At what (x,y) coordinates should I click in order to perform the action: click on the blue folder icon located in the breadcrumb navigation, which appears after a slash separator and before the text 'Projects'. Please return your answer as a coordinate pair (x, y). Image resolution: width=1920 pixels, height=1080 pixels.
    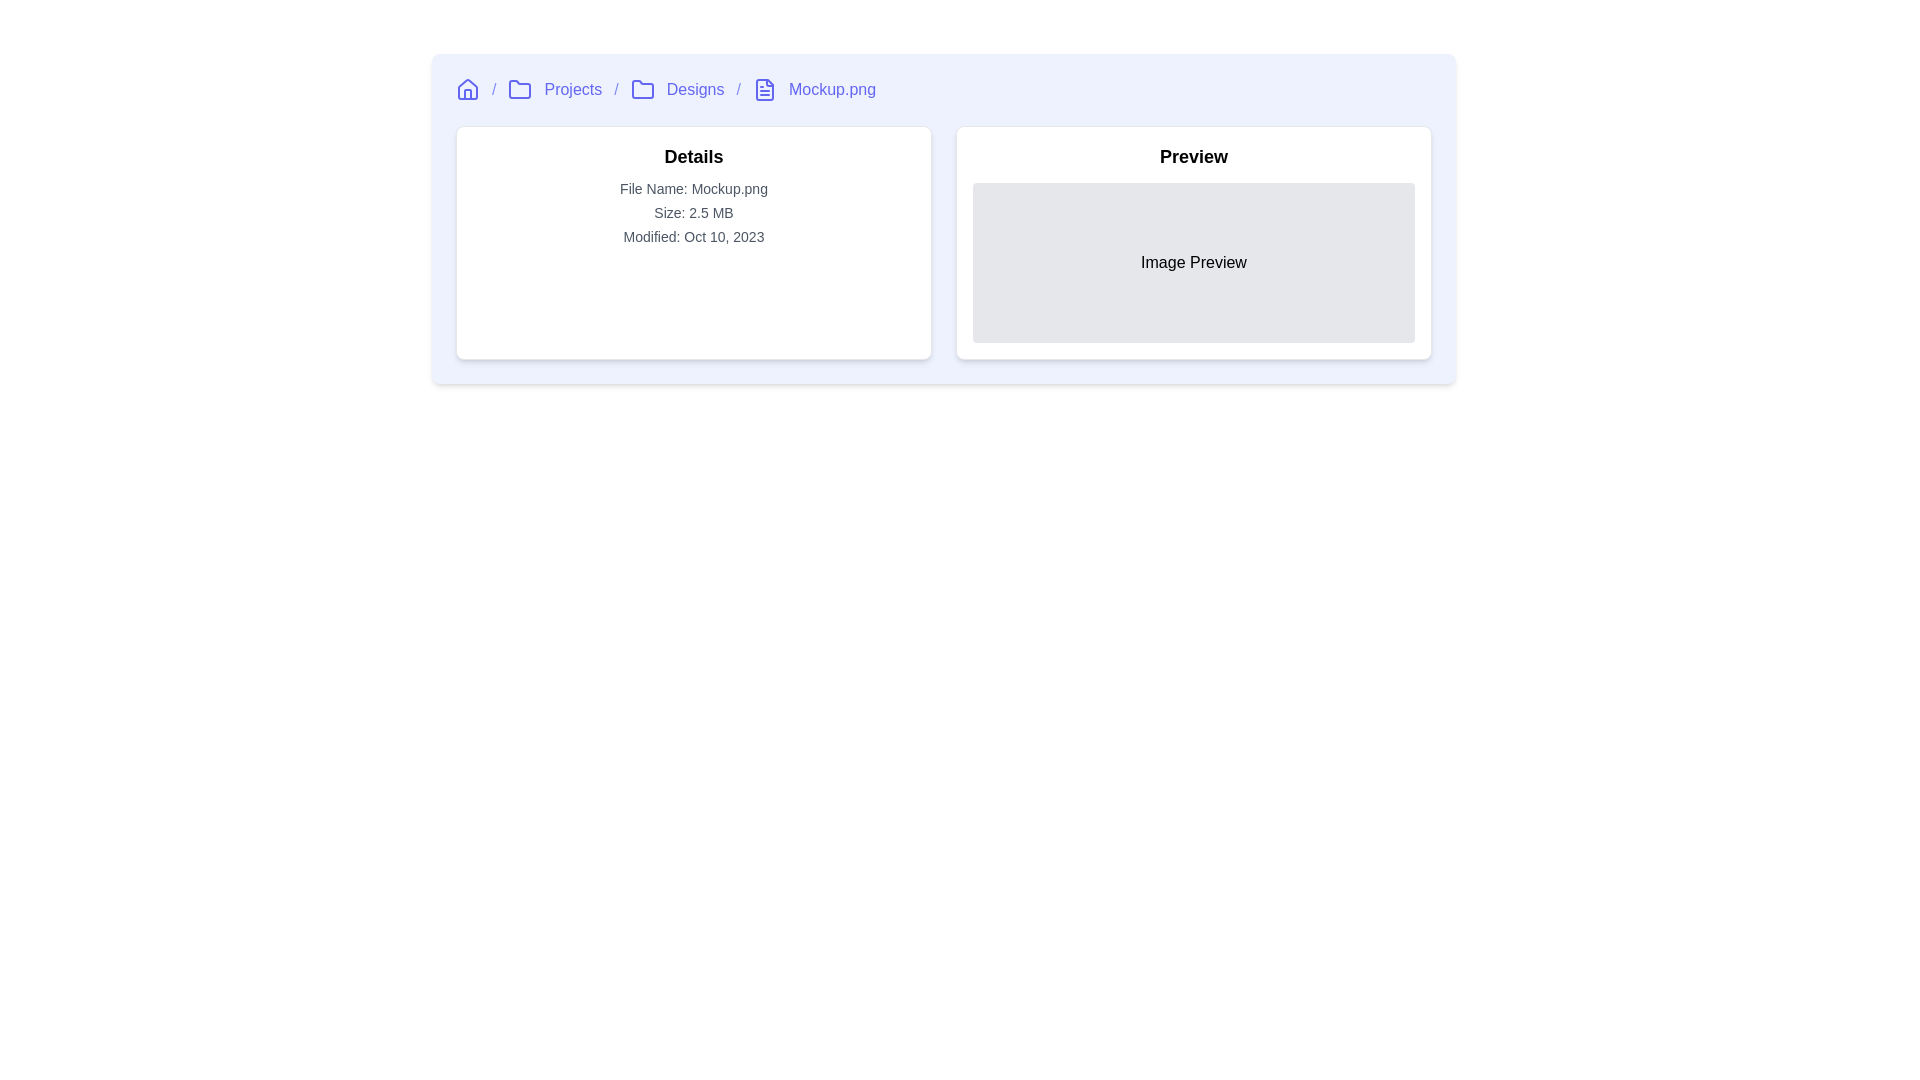
    Looking at the image, I should click on (519, 88).